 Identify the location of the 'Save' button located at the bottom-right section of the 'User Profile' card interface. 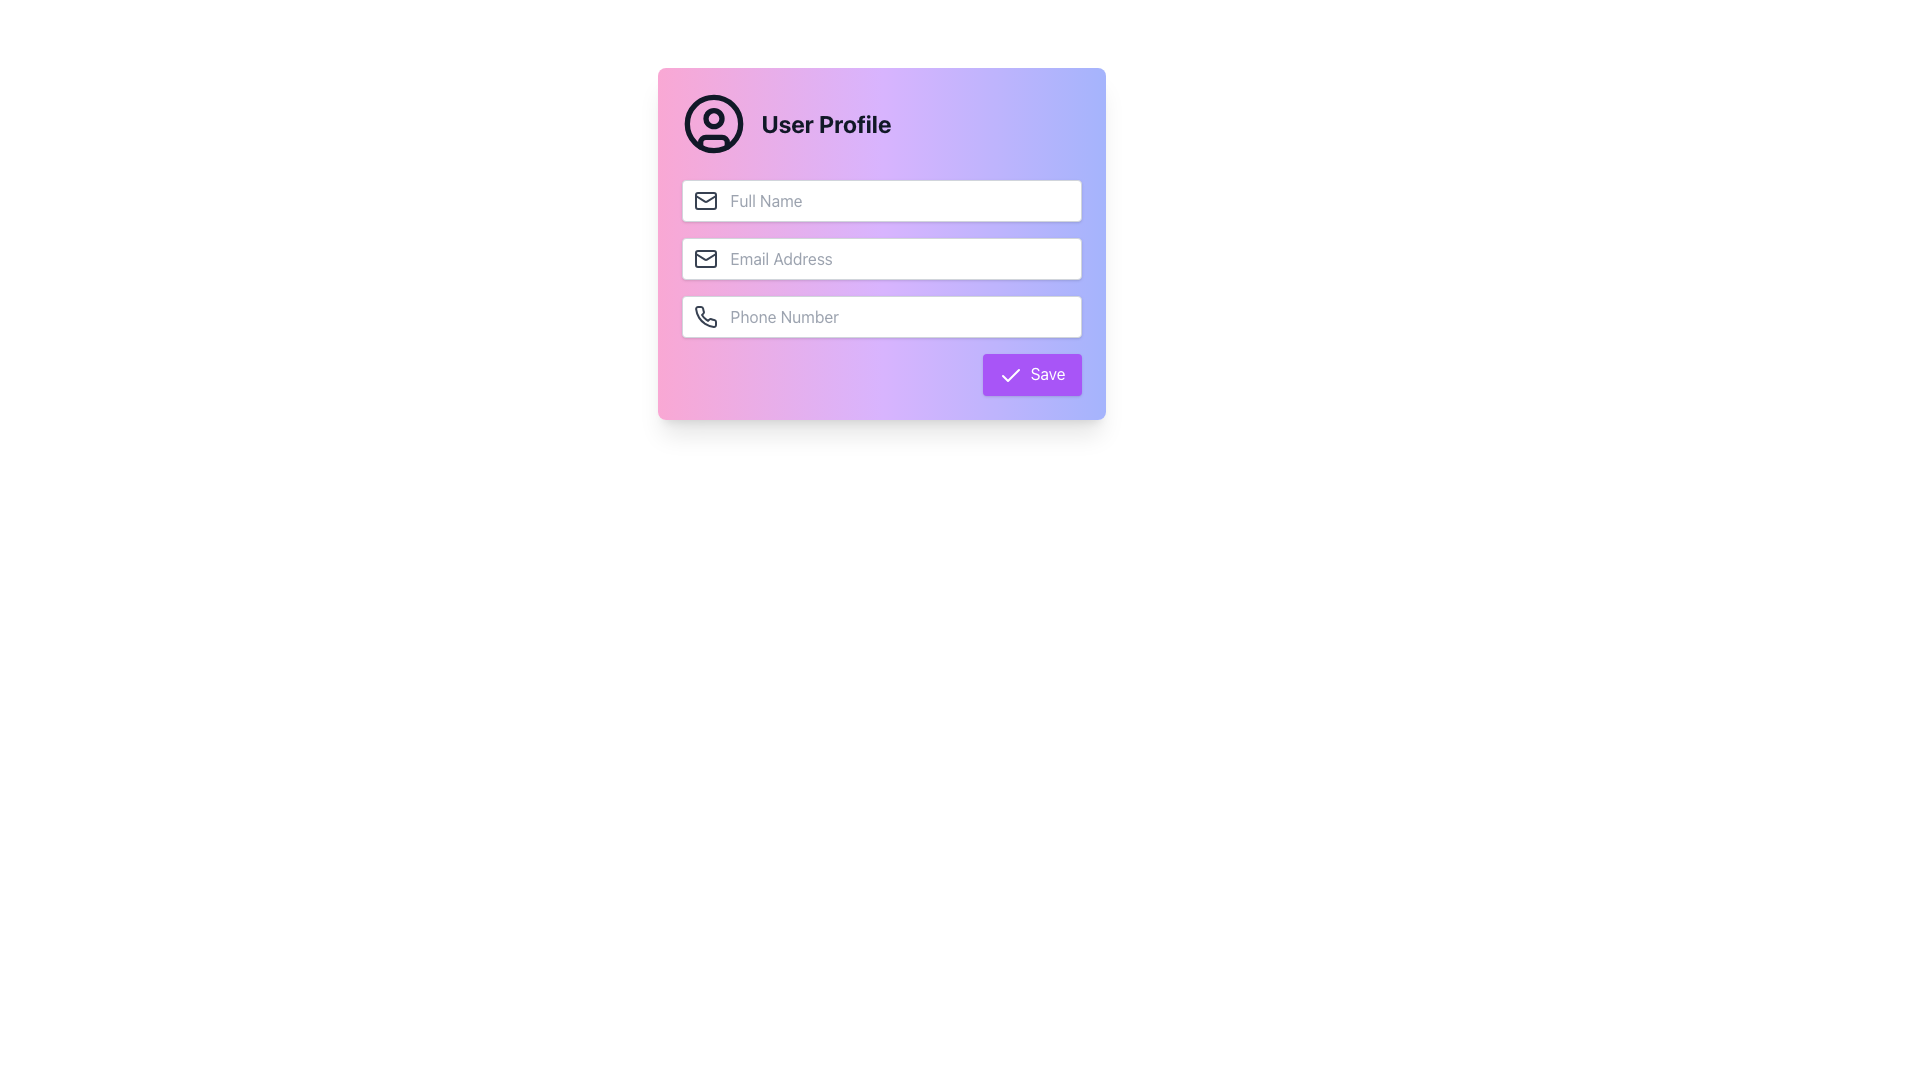
(1032, 374).